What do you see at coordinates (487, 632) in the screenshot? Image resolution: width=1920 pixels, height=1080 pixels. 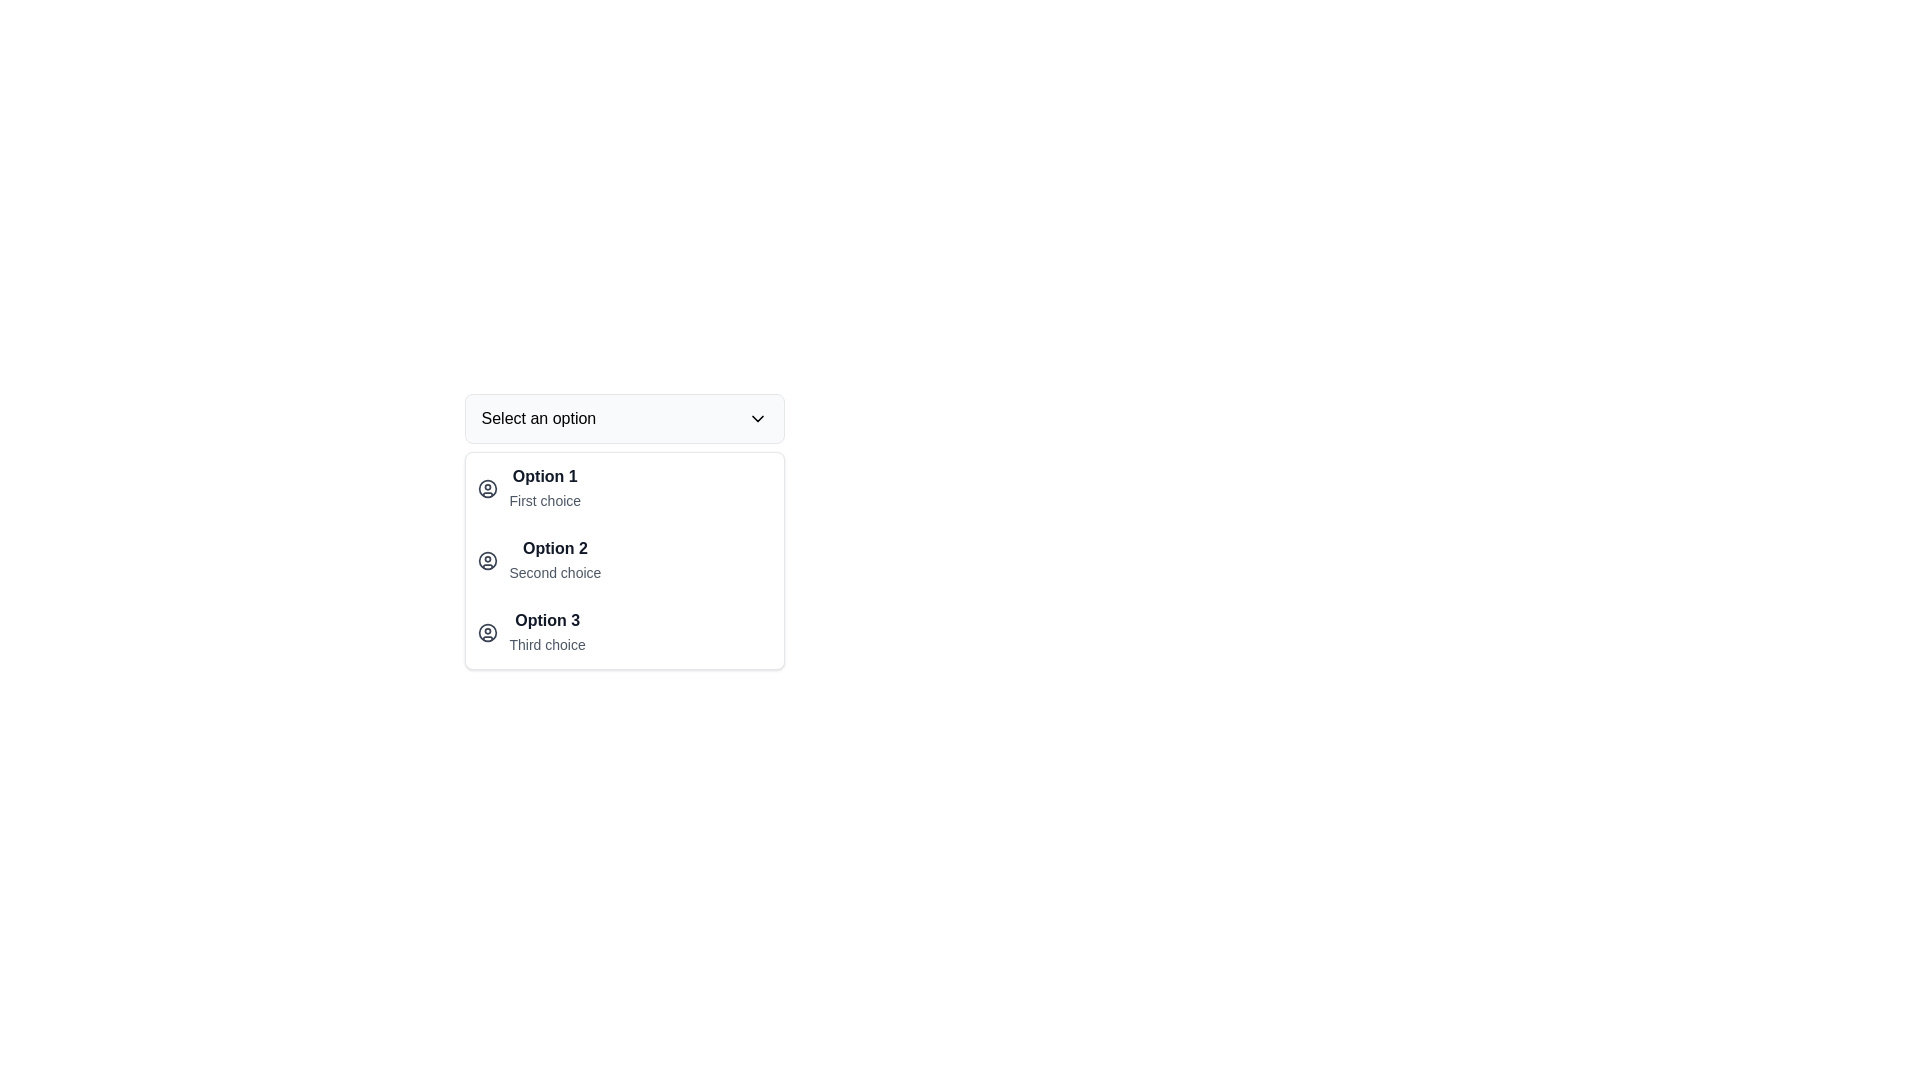 I see `the SVG icon representing a user silhouette located in the third selectable row of a dropdown list, adjacent to the text 'Option 3' and 'Third choice'` at bounding box center [487, 632].